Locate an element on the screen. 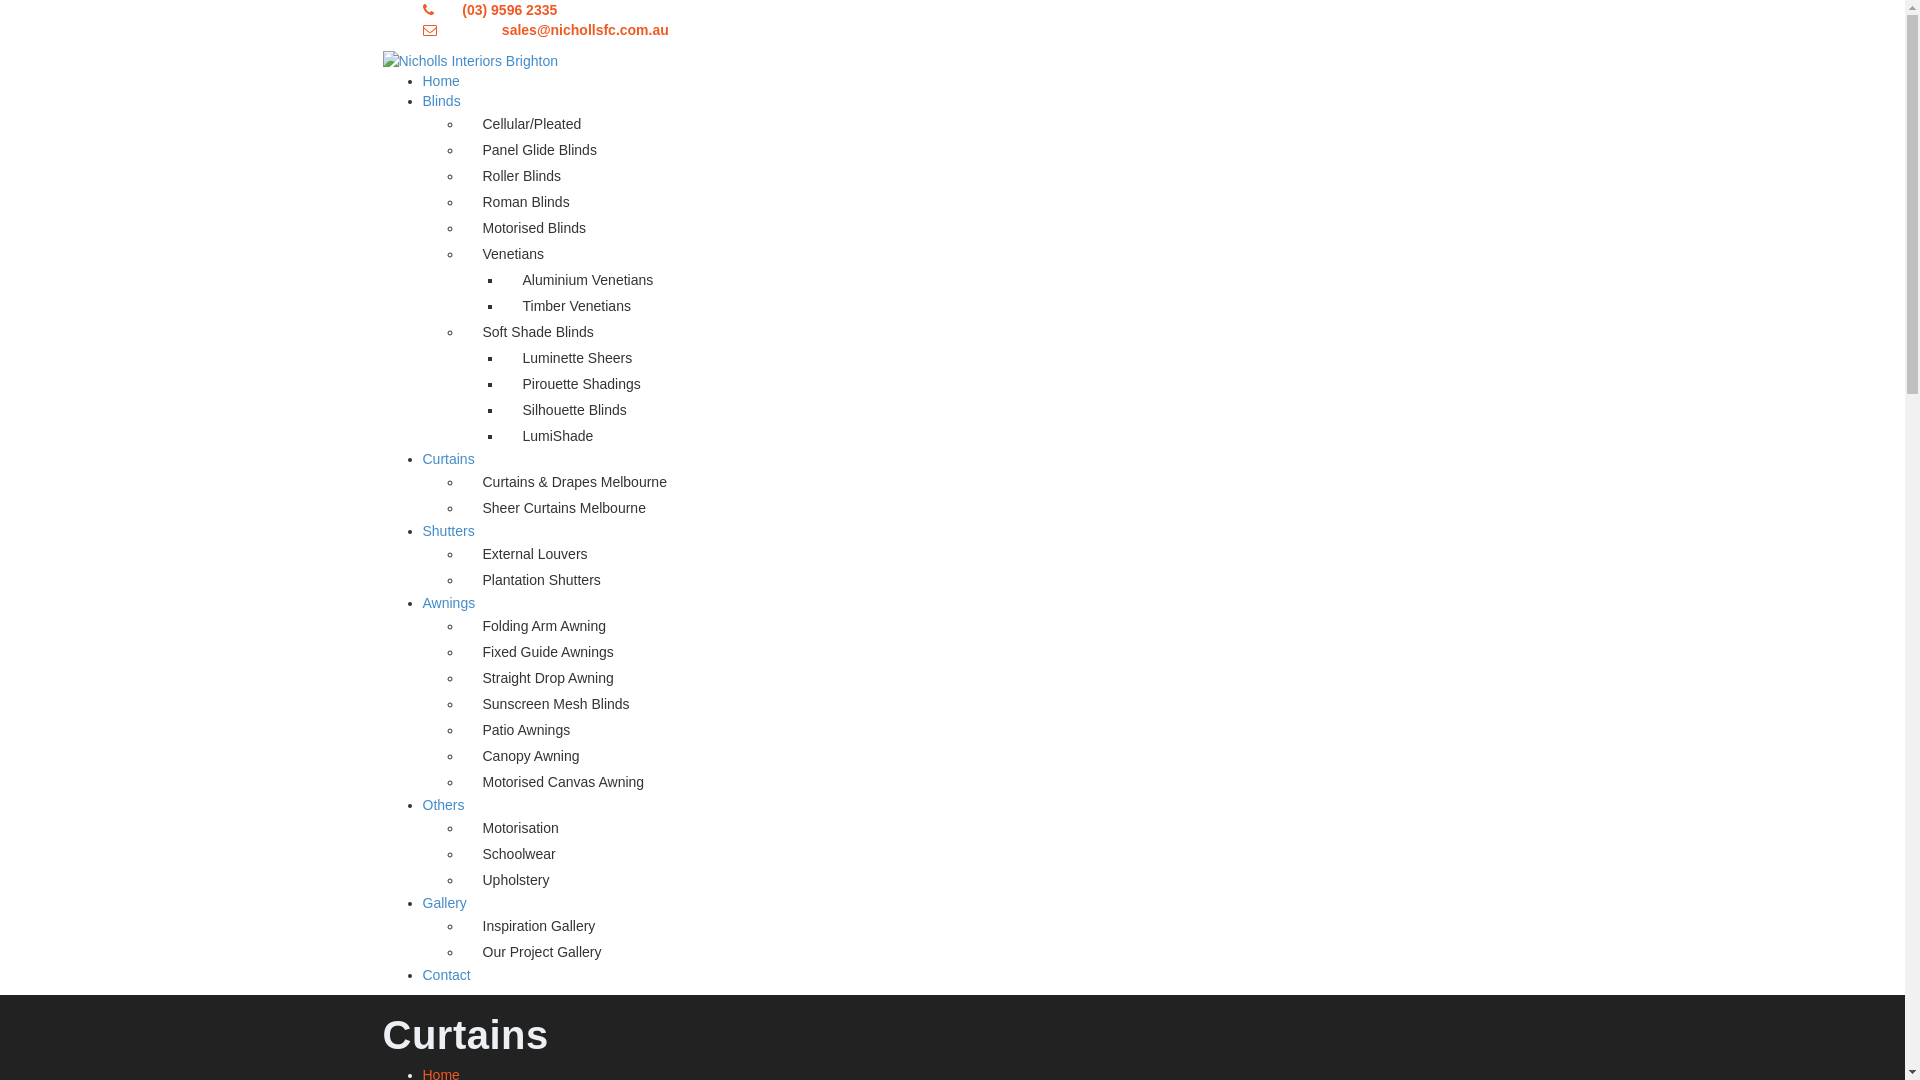 The height and width of the screenshot is (1080, 1920). 'Blinds' is located at coordinates (440, 100).